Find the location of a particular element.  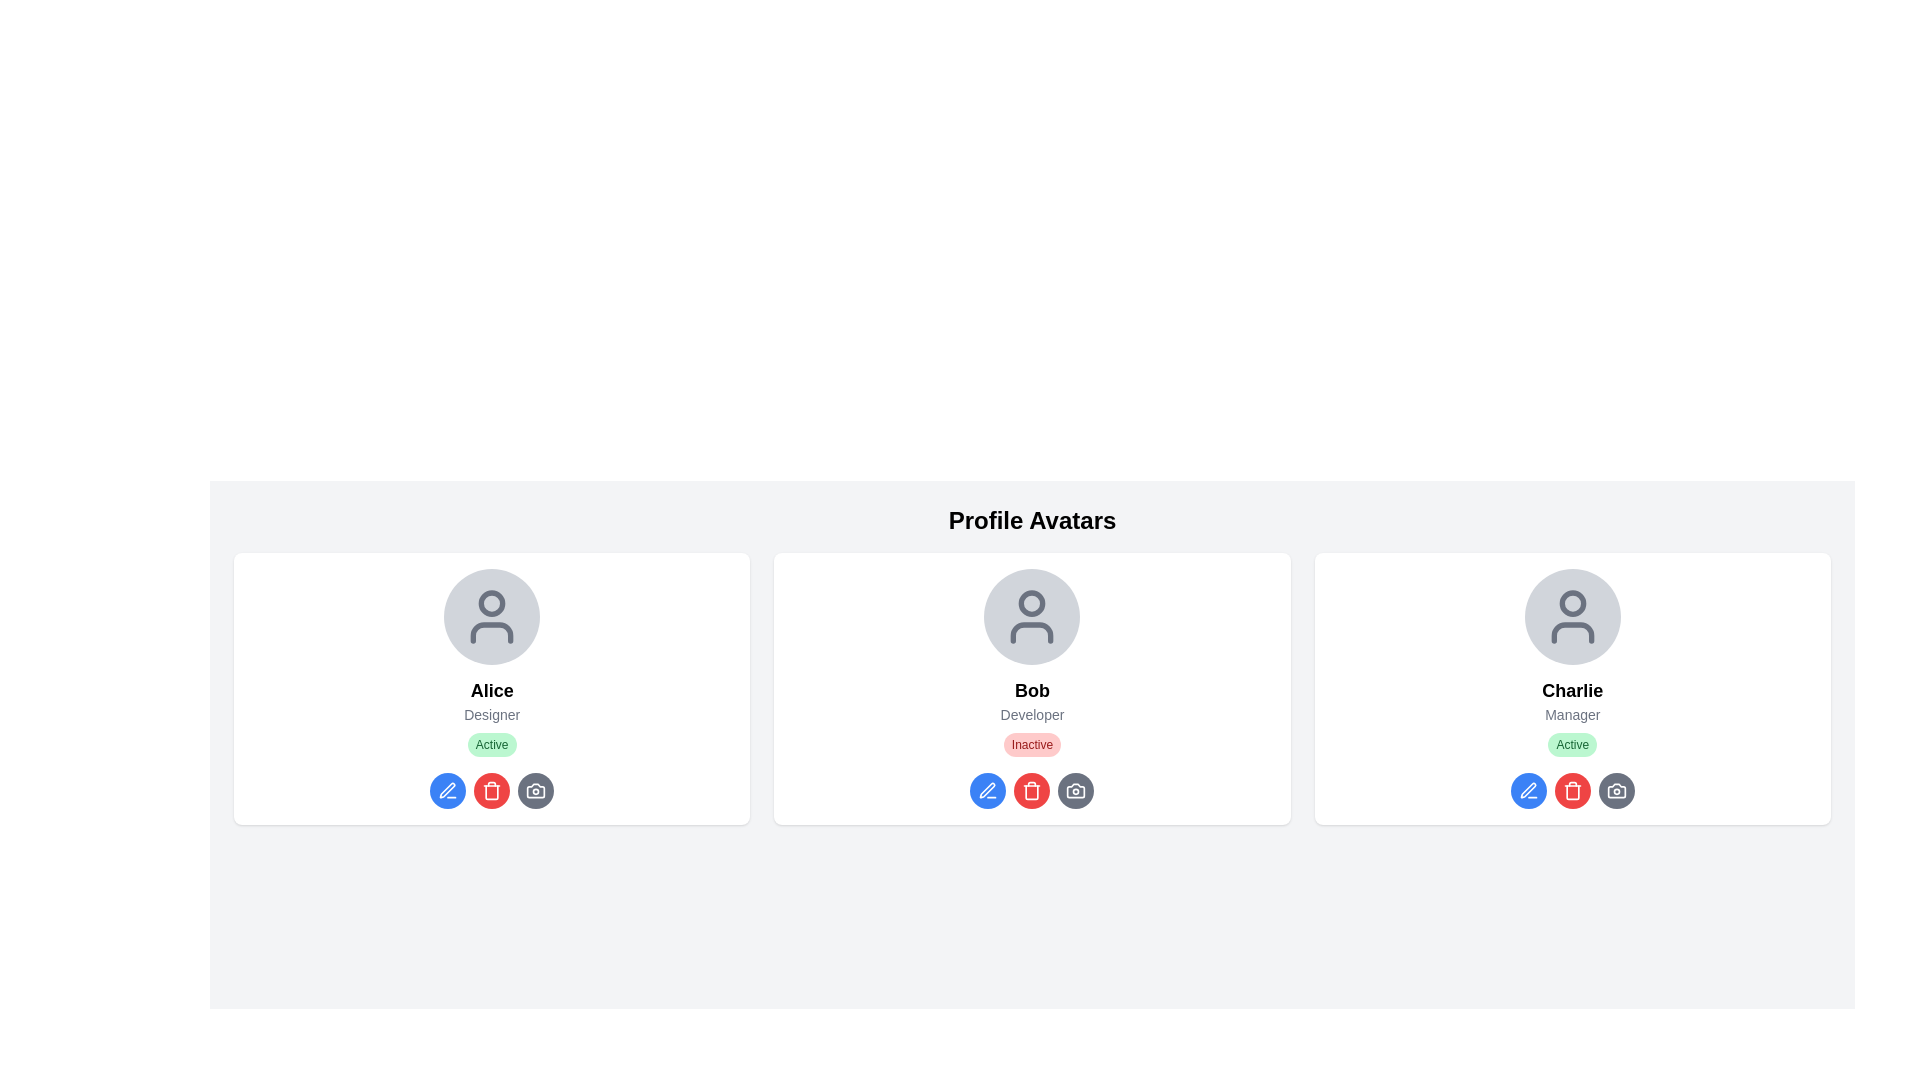

the upper circular part of the user avatar icon representing Charlie's head, located in the rightmost profile section is located at coordinates (1571, 602).